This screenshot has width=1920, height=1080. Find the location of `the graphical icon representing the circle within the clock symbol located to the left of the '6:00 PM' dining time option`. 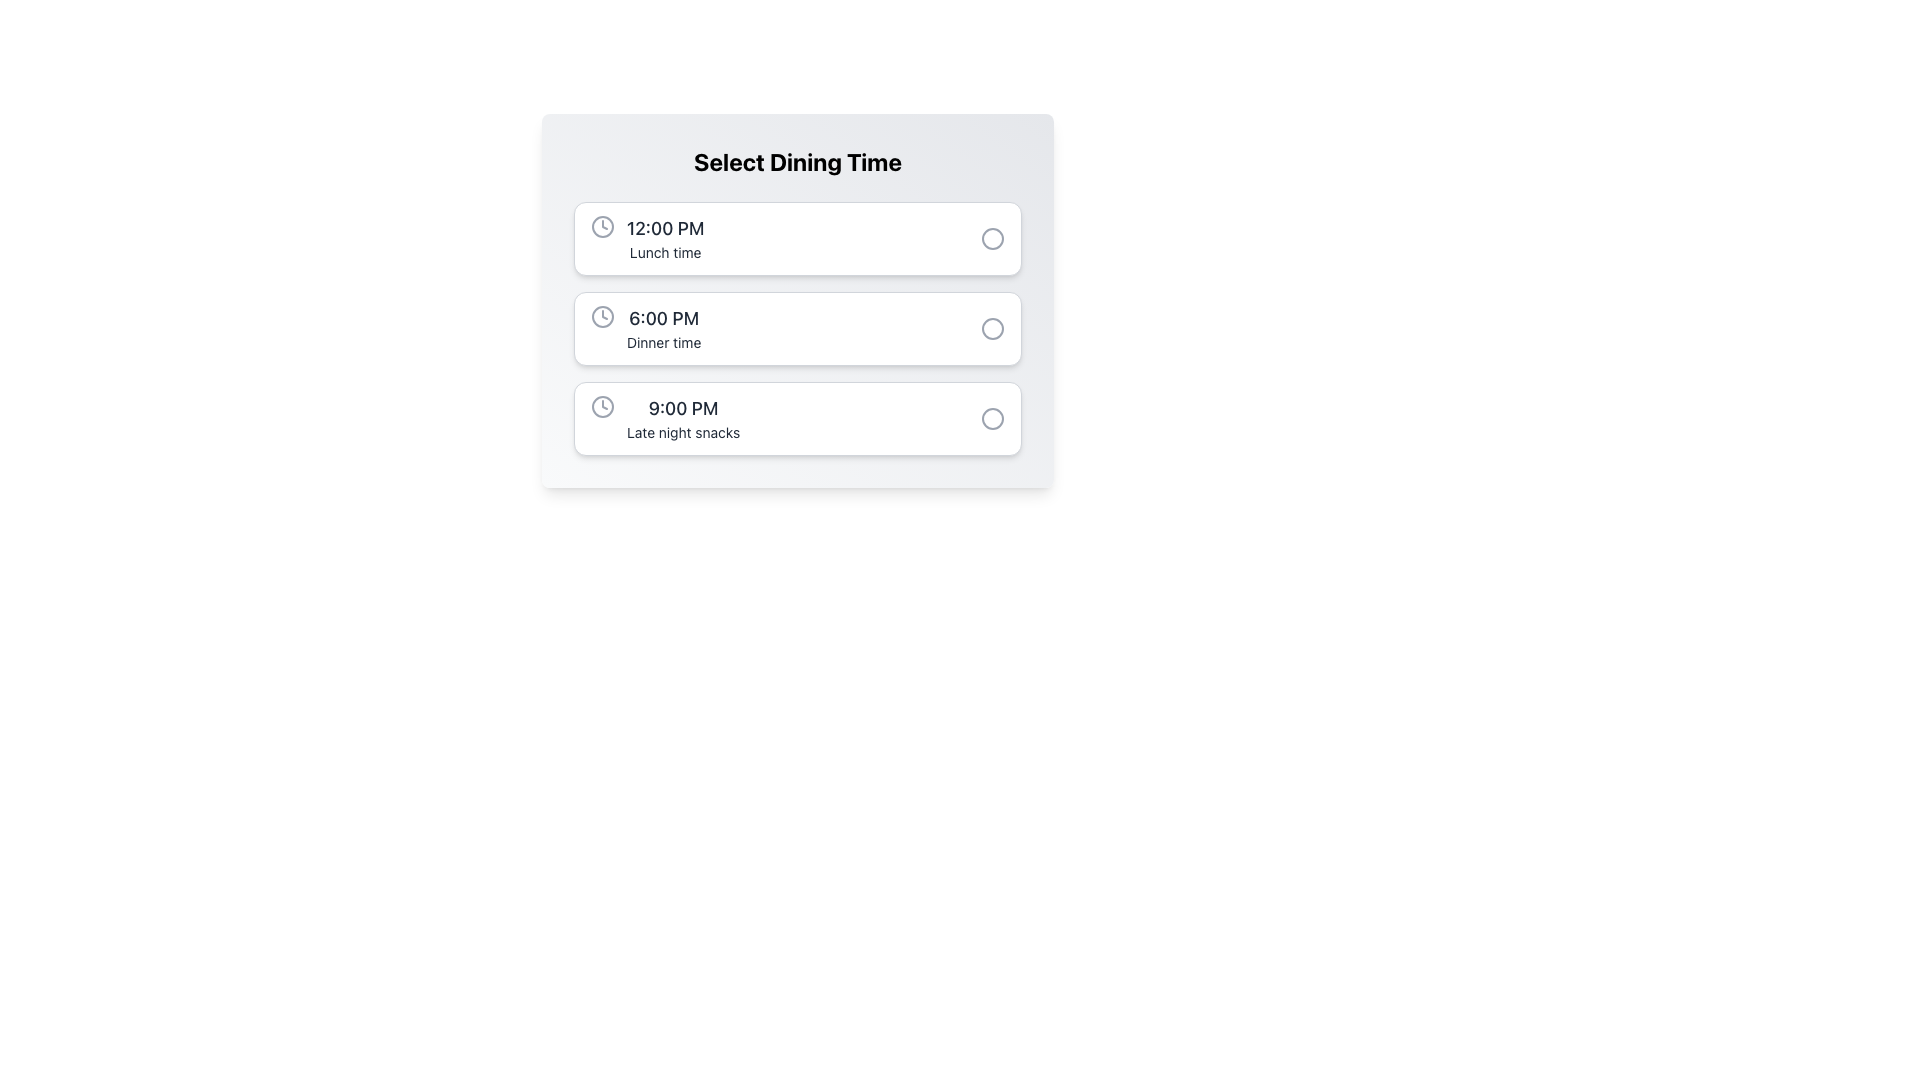

the graphical icon representing the circle within the clock symbol located to the left of the '6:00 PM' dining time option is located at coordinates (602, 315).